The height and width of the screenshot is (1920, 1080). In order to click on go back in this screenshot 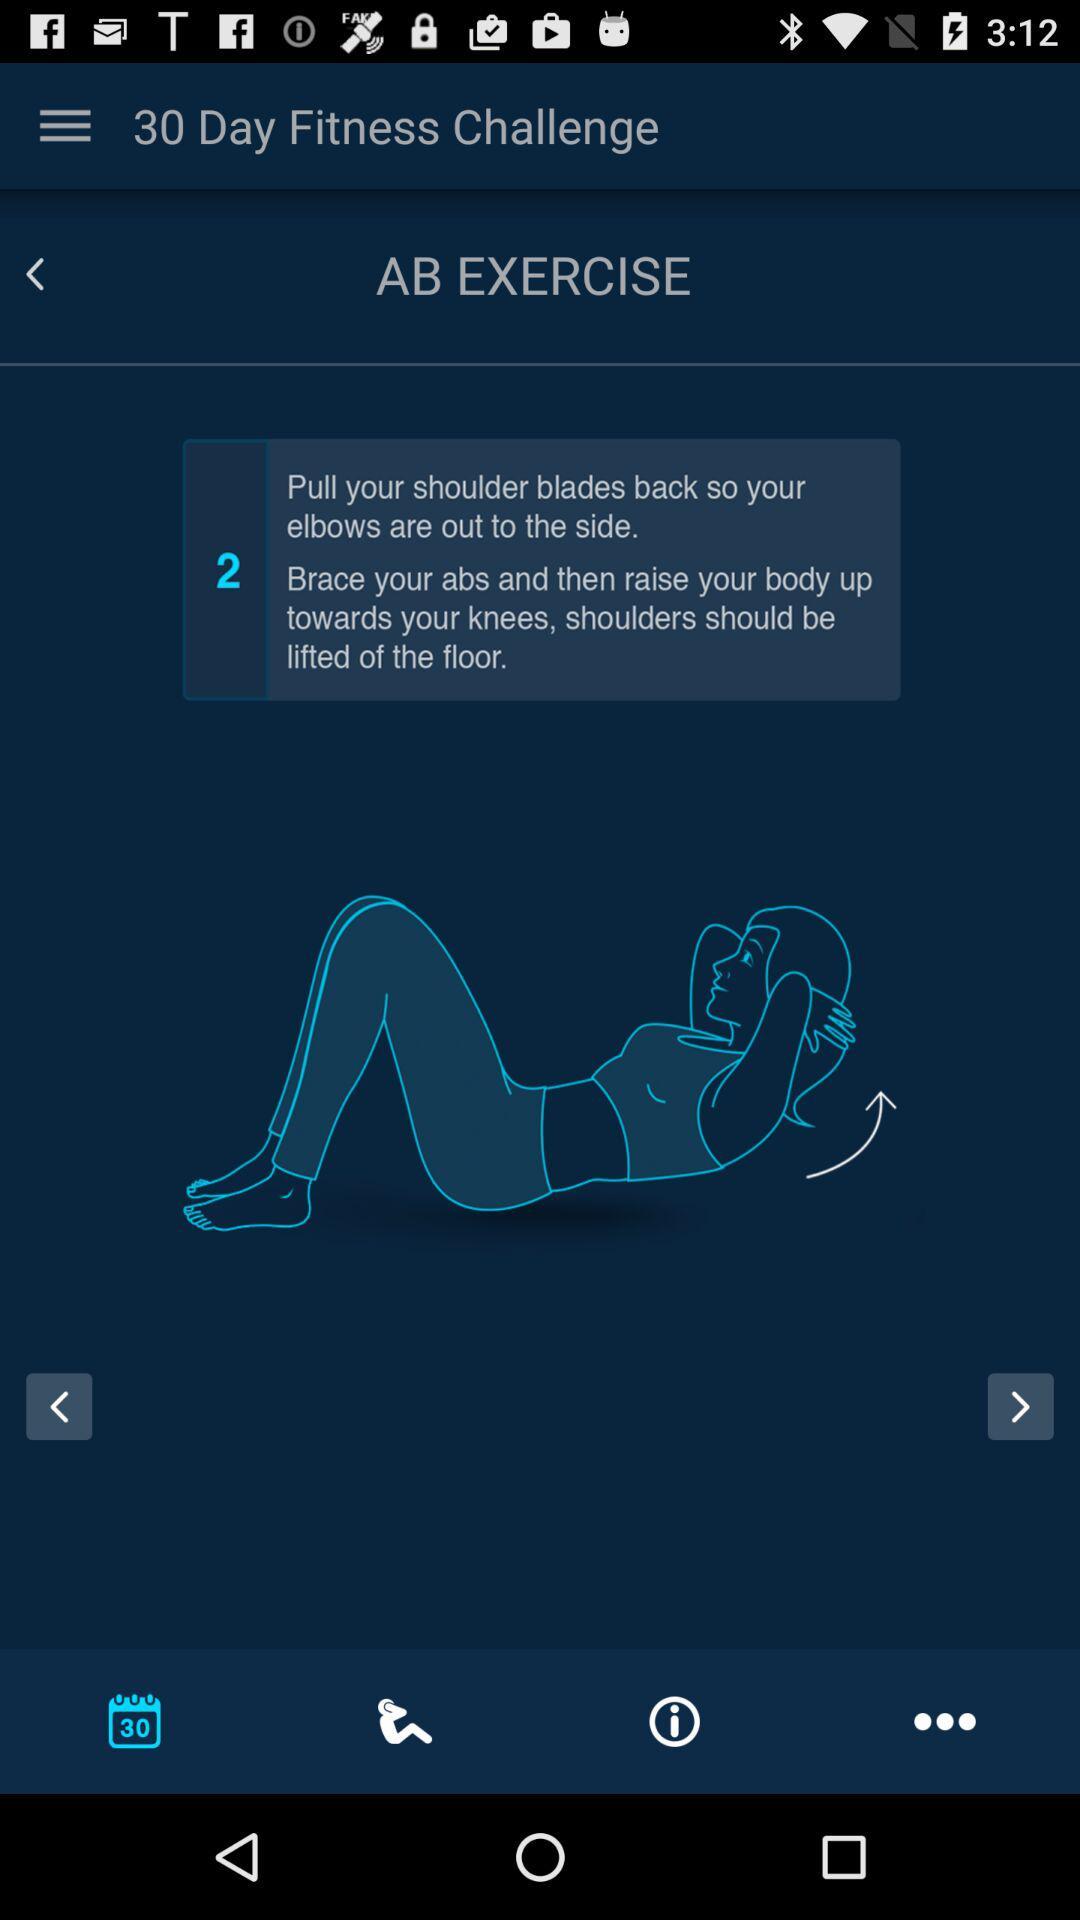, I will do `click(58, 1405)`.